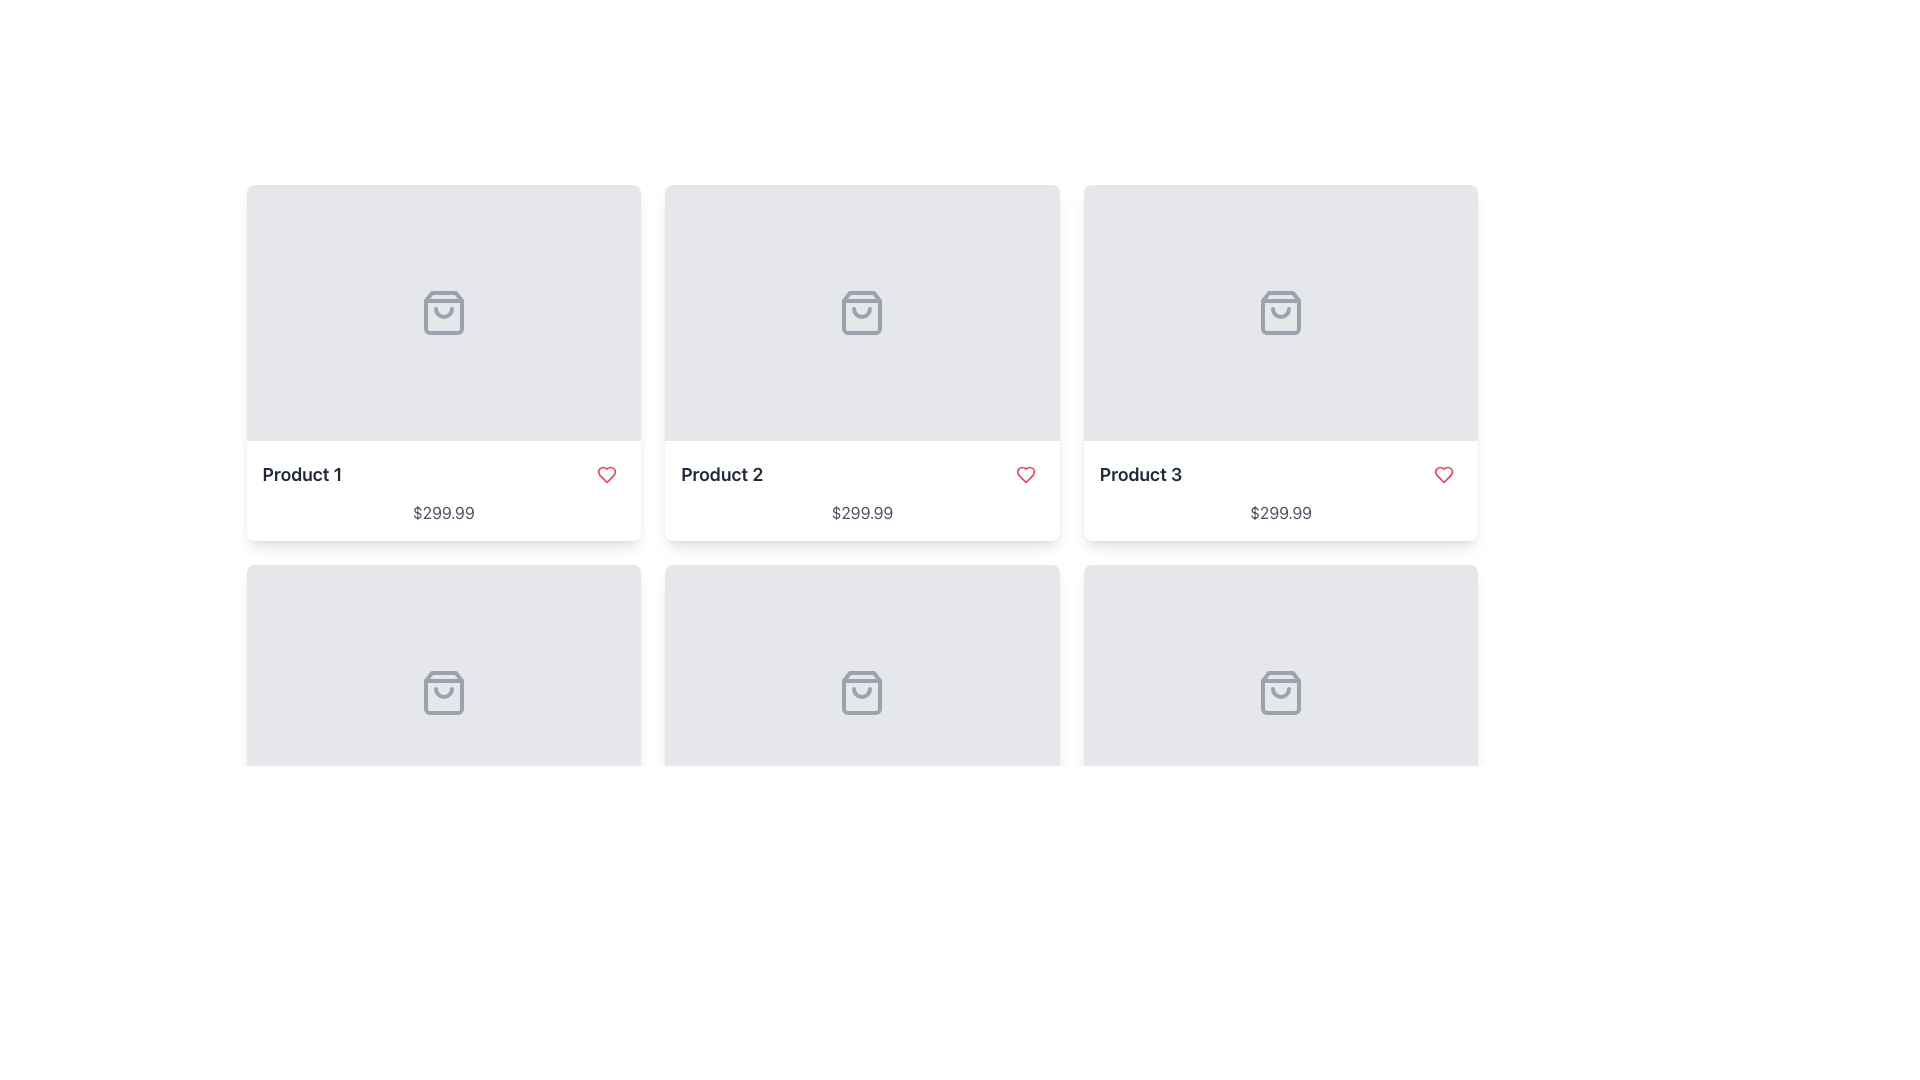 Image resolution: width=1920 pixels, height=1080 pixels. What do you see at coordinates (1444, 474) in the screenshot?
I see `the heart button located in the top-right corner of the 'Product 3' card to favorite the product` at bounding box center [1444, 474].